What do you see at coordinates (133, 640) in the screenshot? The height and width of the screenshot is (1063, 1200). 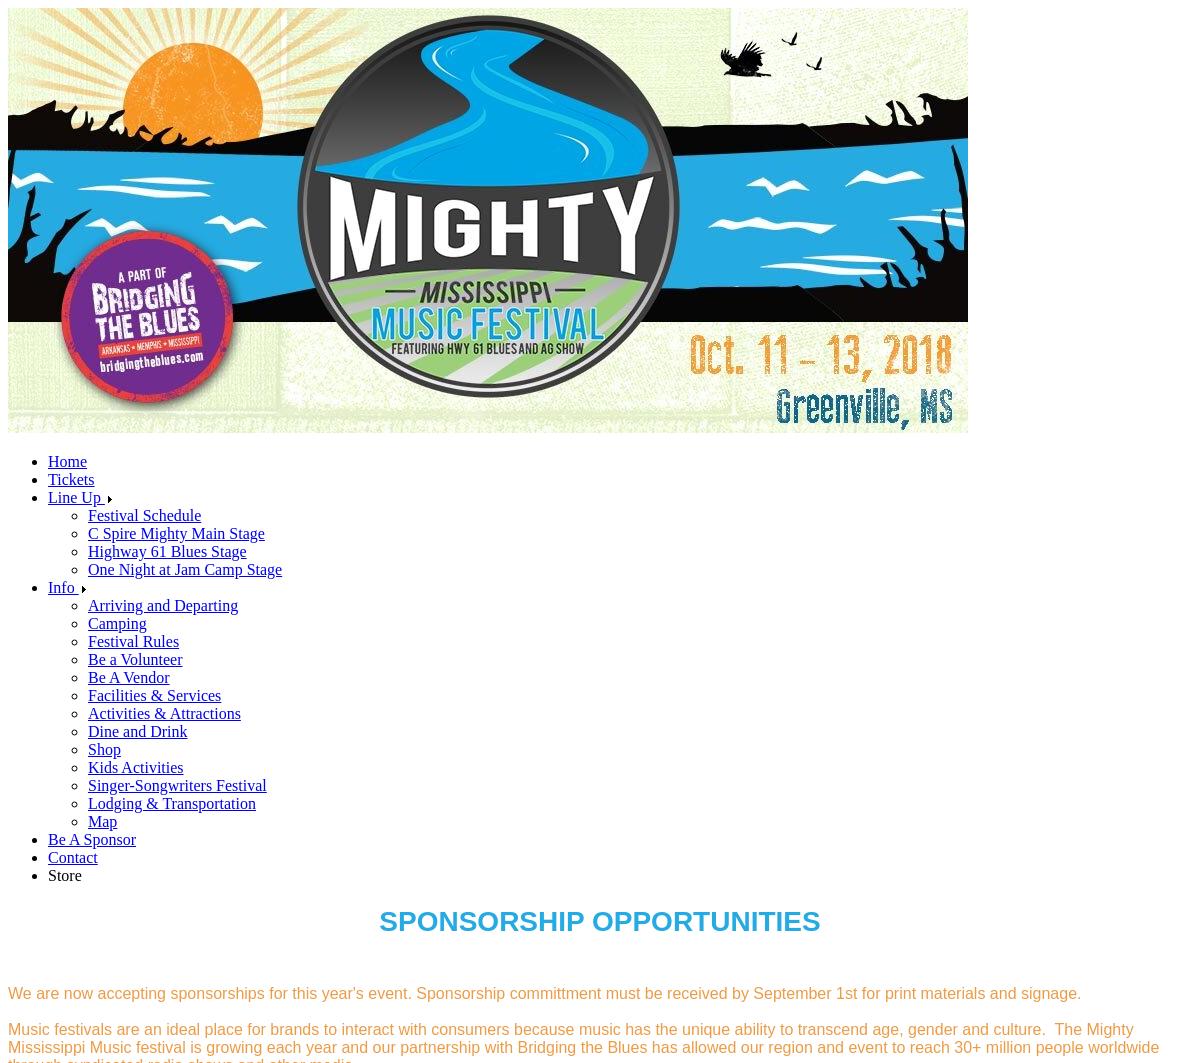 I see `'Festival Rules'` at bounding box center [133, 640].